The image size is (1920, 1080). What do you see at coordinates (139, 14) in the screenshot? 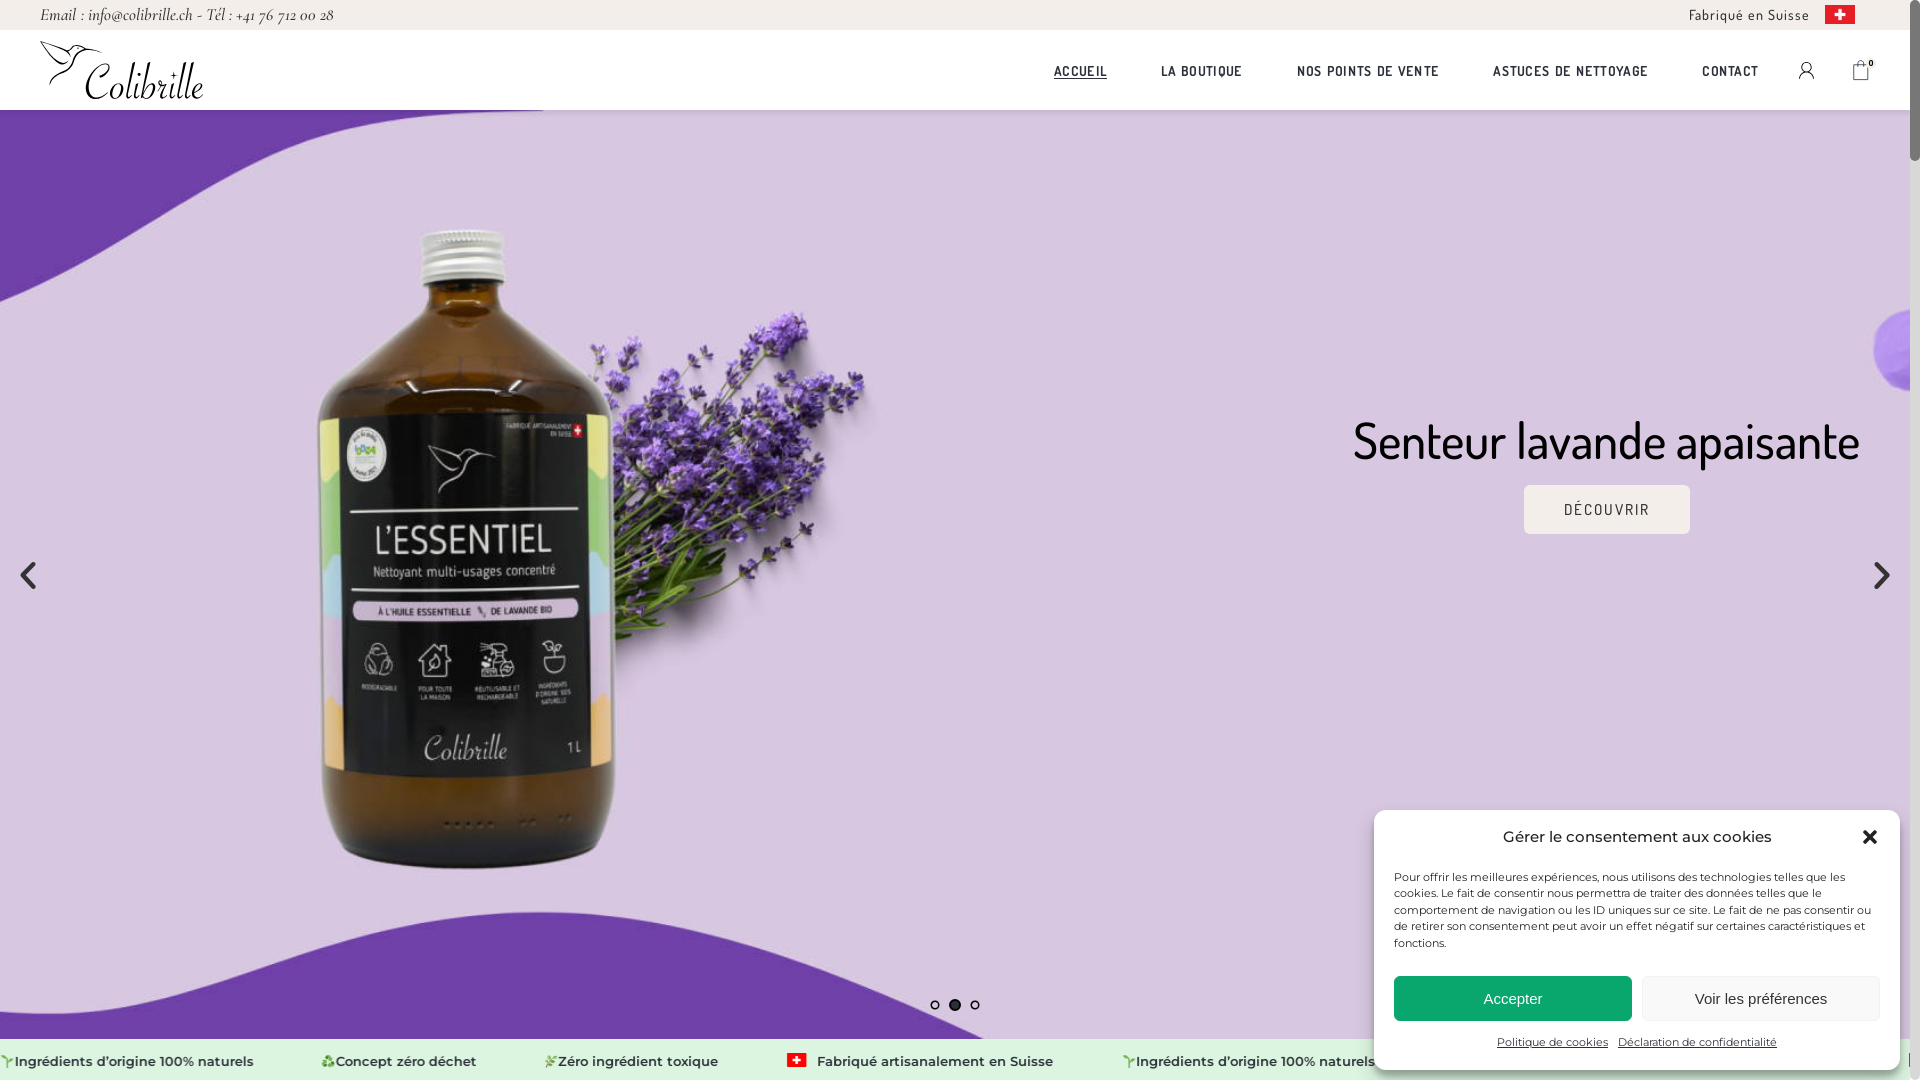
I see `'info@colibrille.ch'` at bounding box center [139, 14].